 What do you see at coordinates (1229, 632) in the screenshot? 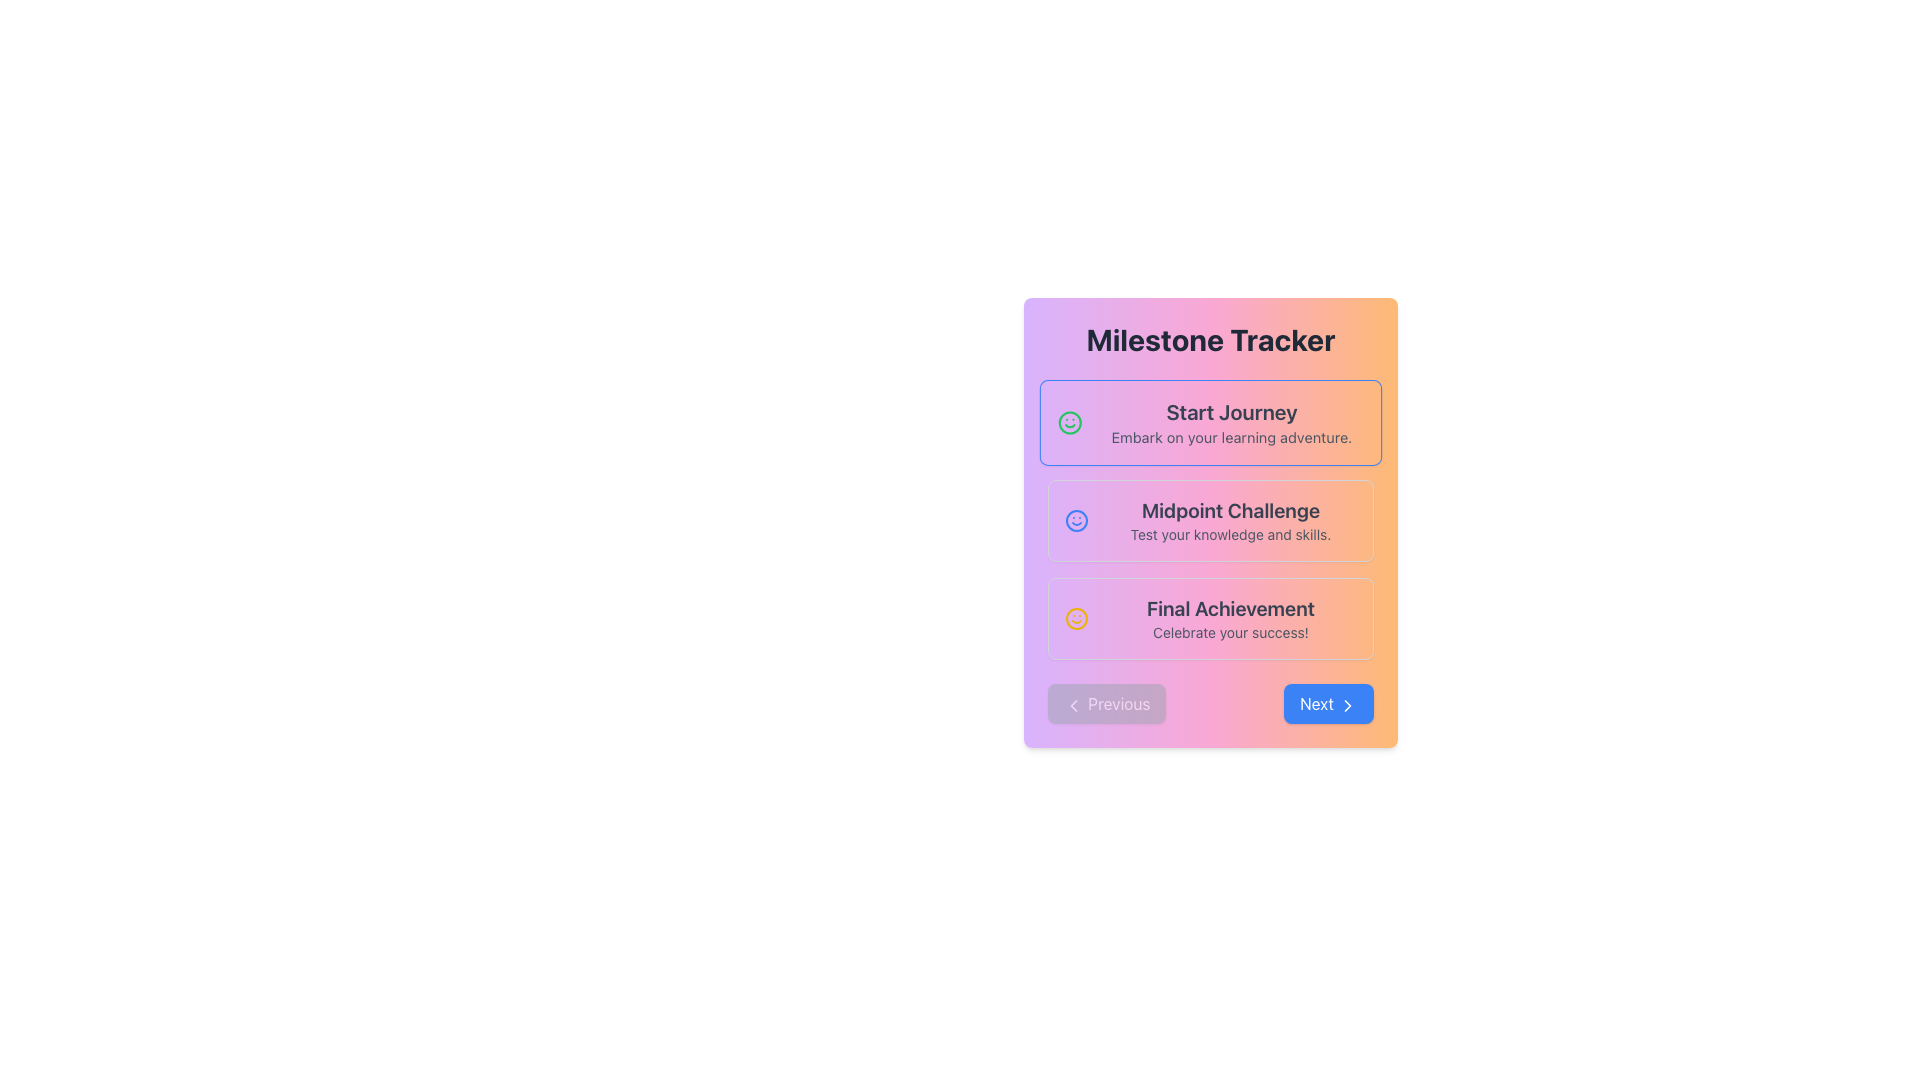
I see `the static text element displaying 'Celebrate your success!' located below 'Final Achievement' in the right-hand section of the interface` at bounding box center [1229, 632].